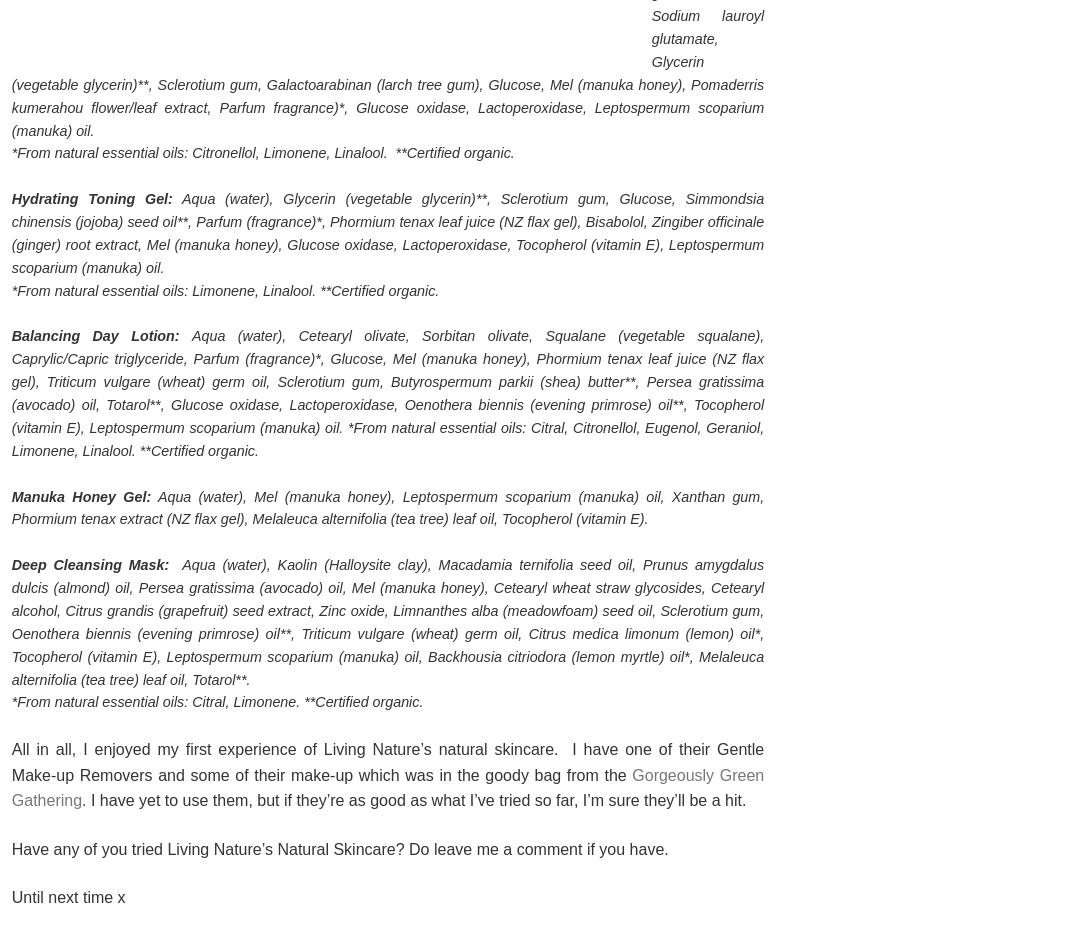 Image resolution: width=1088 pixels, height=942 pixels. What do you see at coordinates (89, 564) in the screenshot?
I see `'Deep Cleansing Mask:'` at bounding box center [89, 564].